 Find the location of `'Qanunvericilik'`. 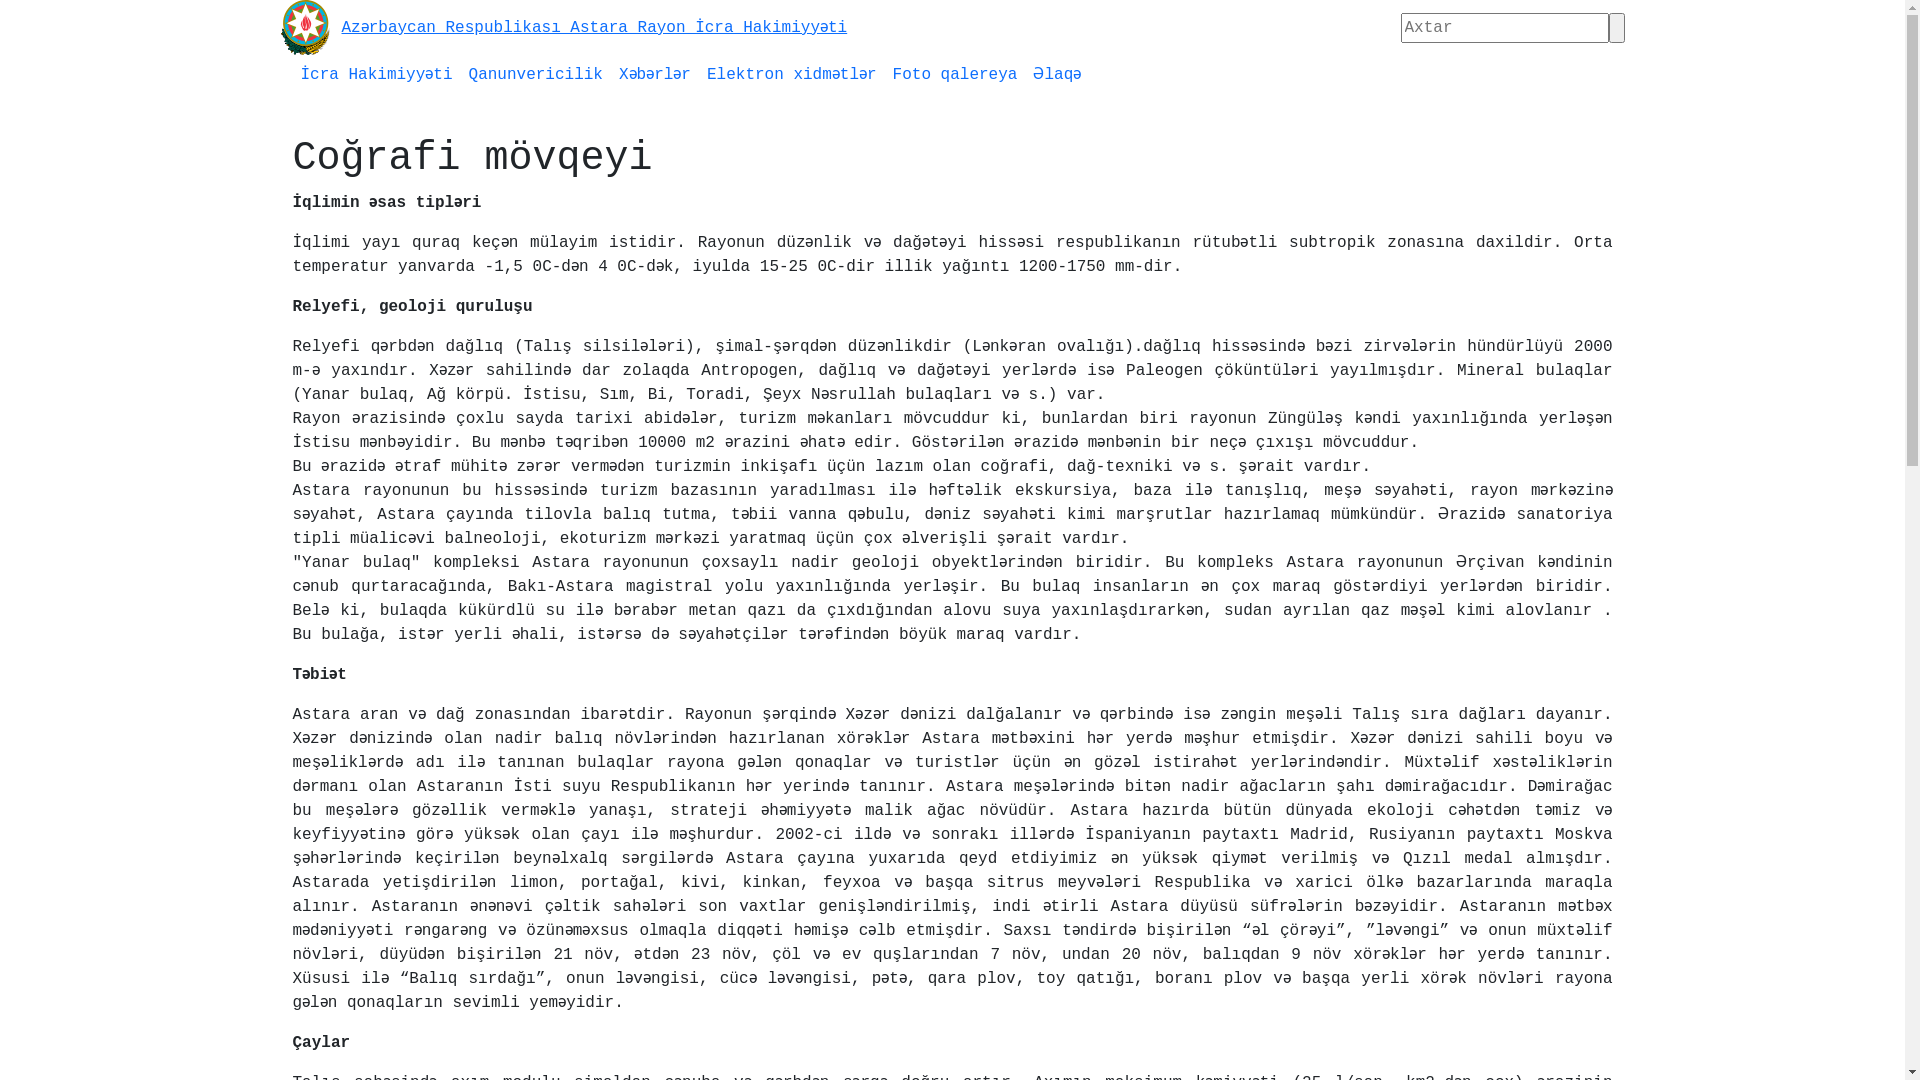

'Qanunvericilik' is located at coordinates (536, 73).